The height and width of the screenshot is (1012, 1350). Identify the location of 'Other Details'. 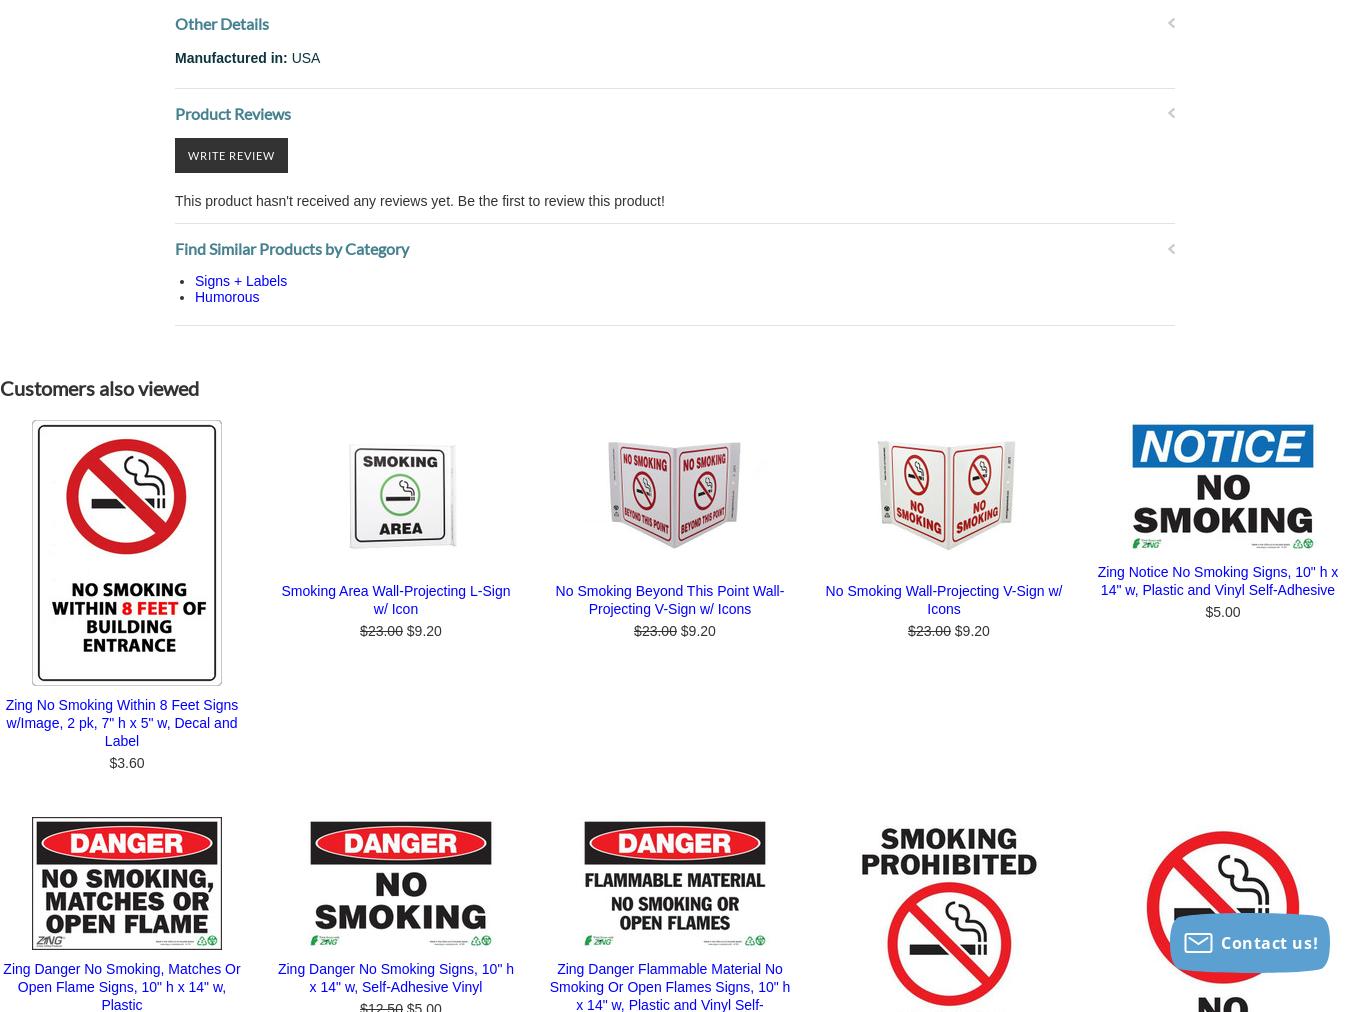
(221, 21).